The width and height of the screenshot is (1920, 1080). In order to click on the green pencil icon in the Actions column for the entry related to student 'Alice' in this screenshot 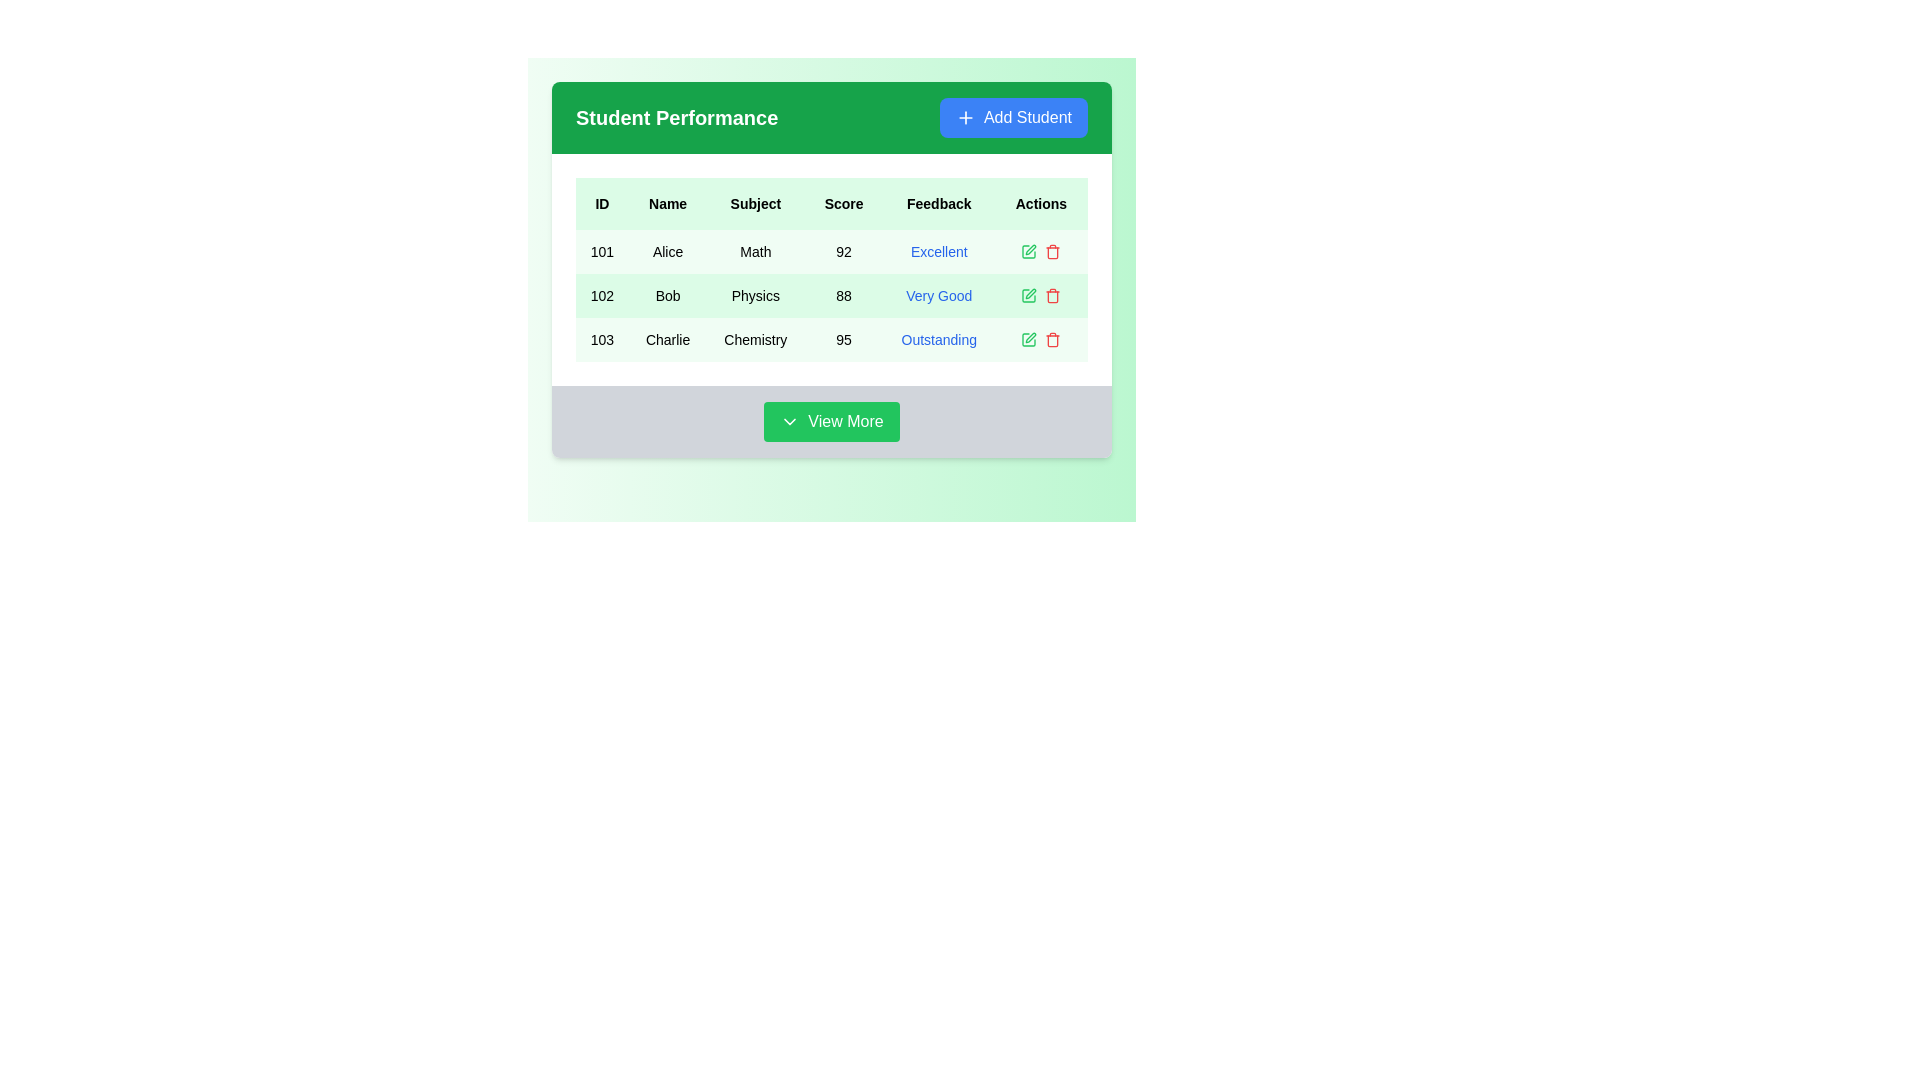, I will do `click(1040, 250)`.